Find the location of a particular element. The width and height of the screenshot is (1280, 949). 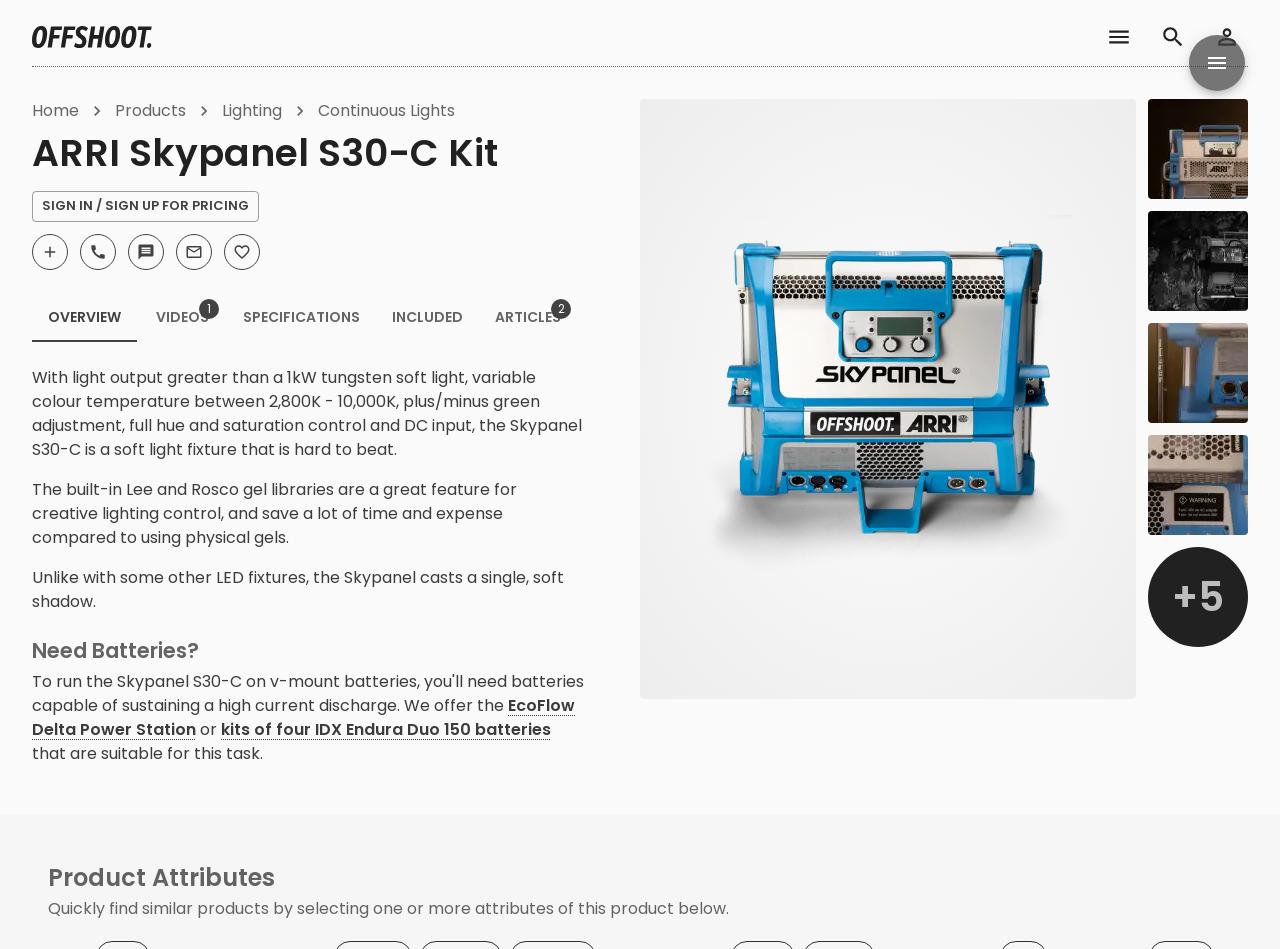

'With light output greater than a 1kW tungsten soft light, variable colour temperature between 2,800K - 10,000K, plus/minus green adjustment, full hue and saturation control and DC input, the Skypanel S30-C is a soft light fixture that is hard to beat.' is located at coordinates (305, 412).